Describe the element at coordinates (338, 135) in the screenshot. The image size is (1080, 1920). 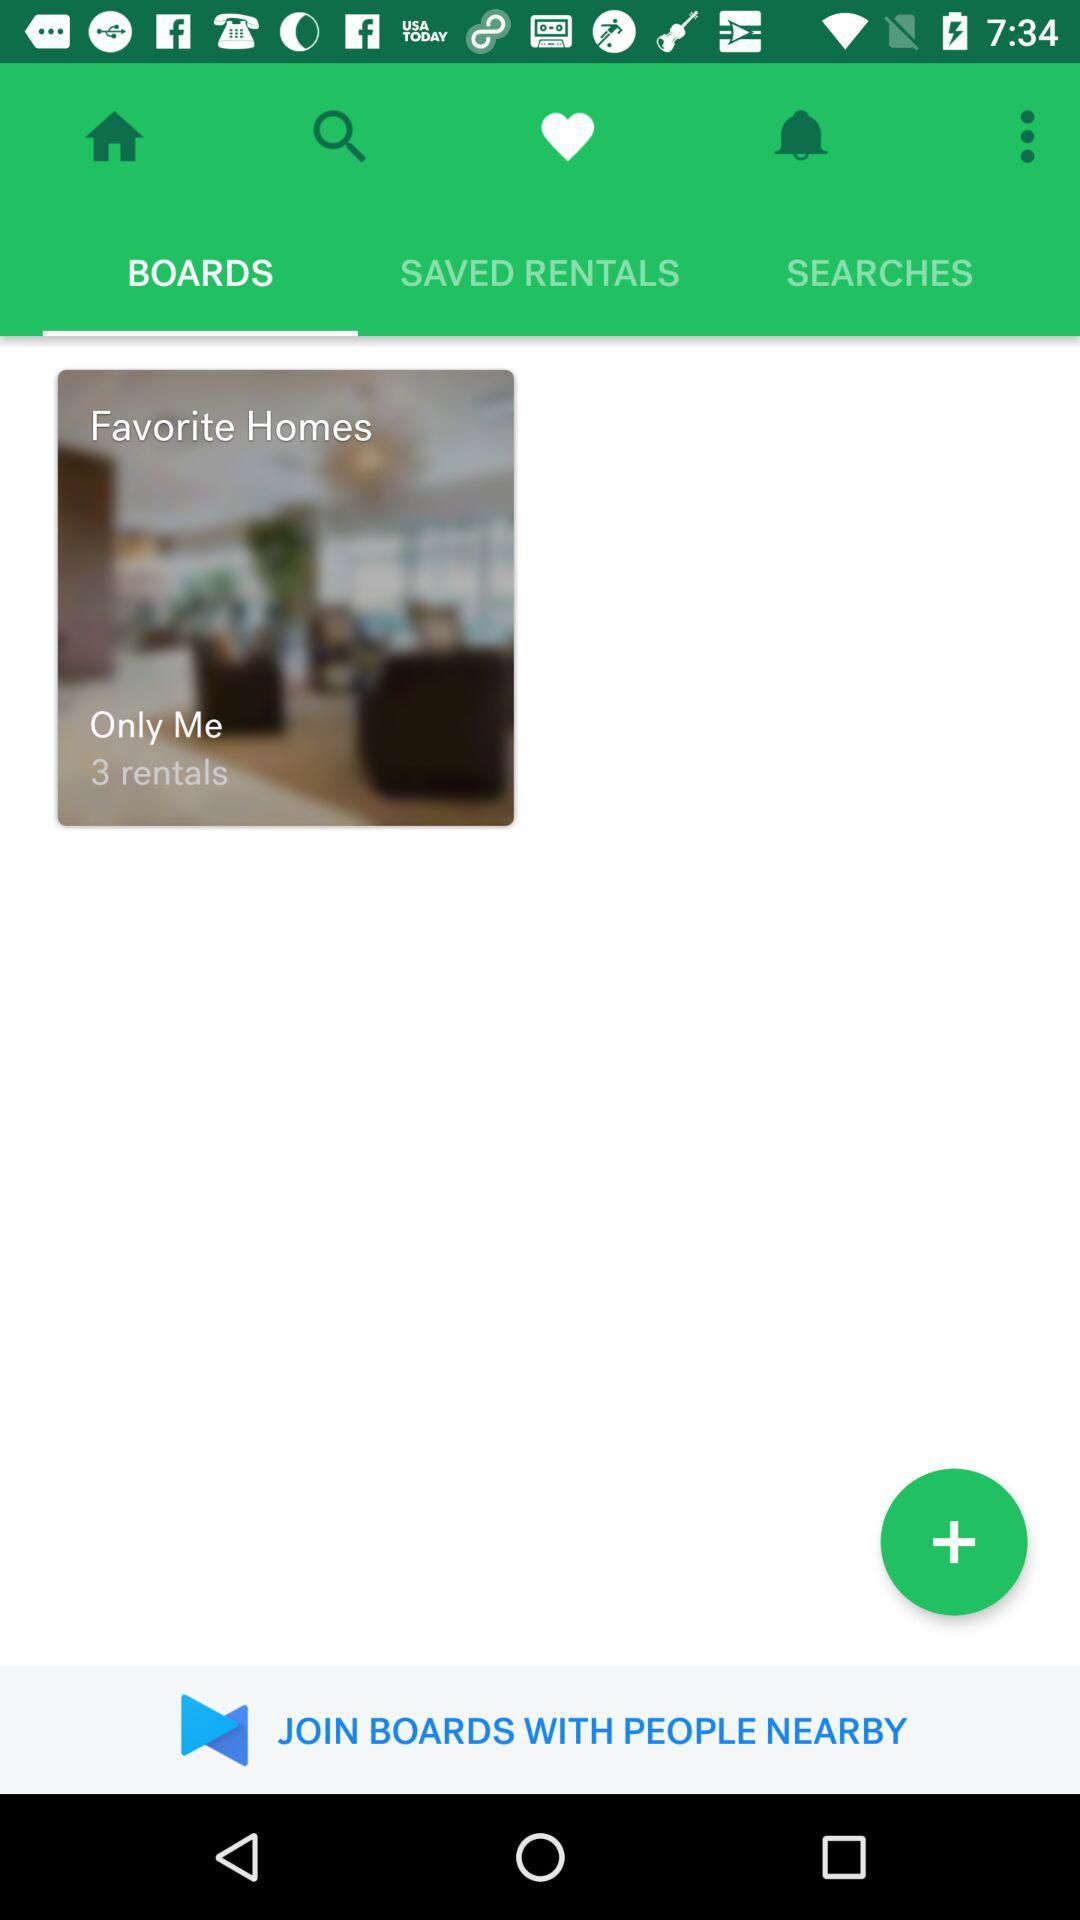
I see `the search icon beside the home icon on the top` at that location.